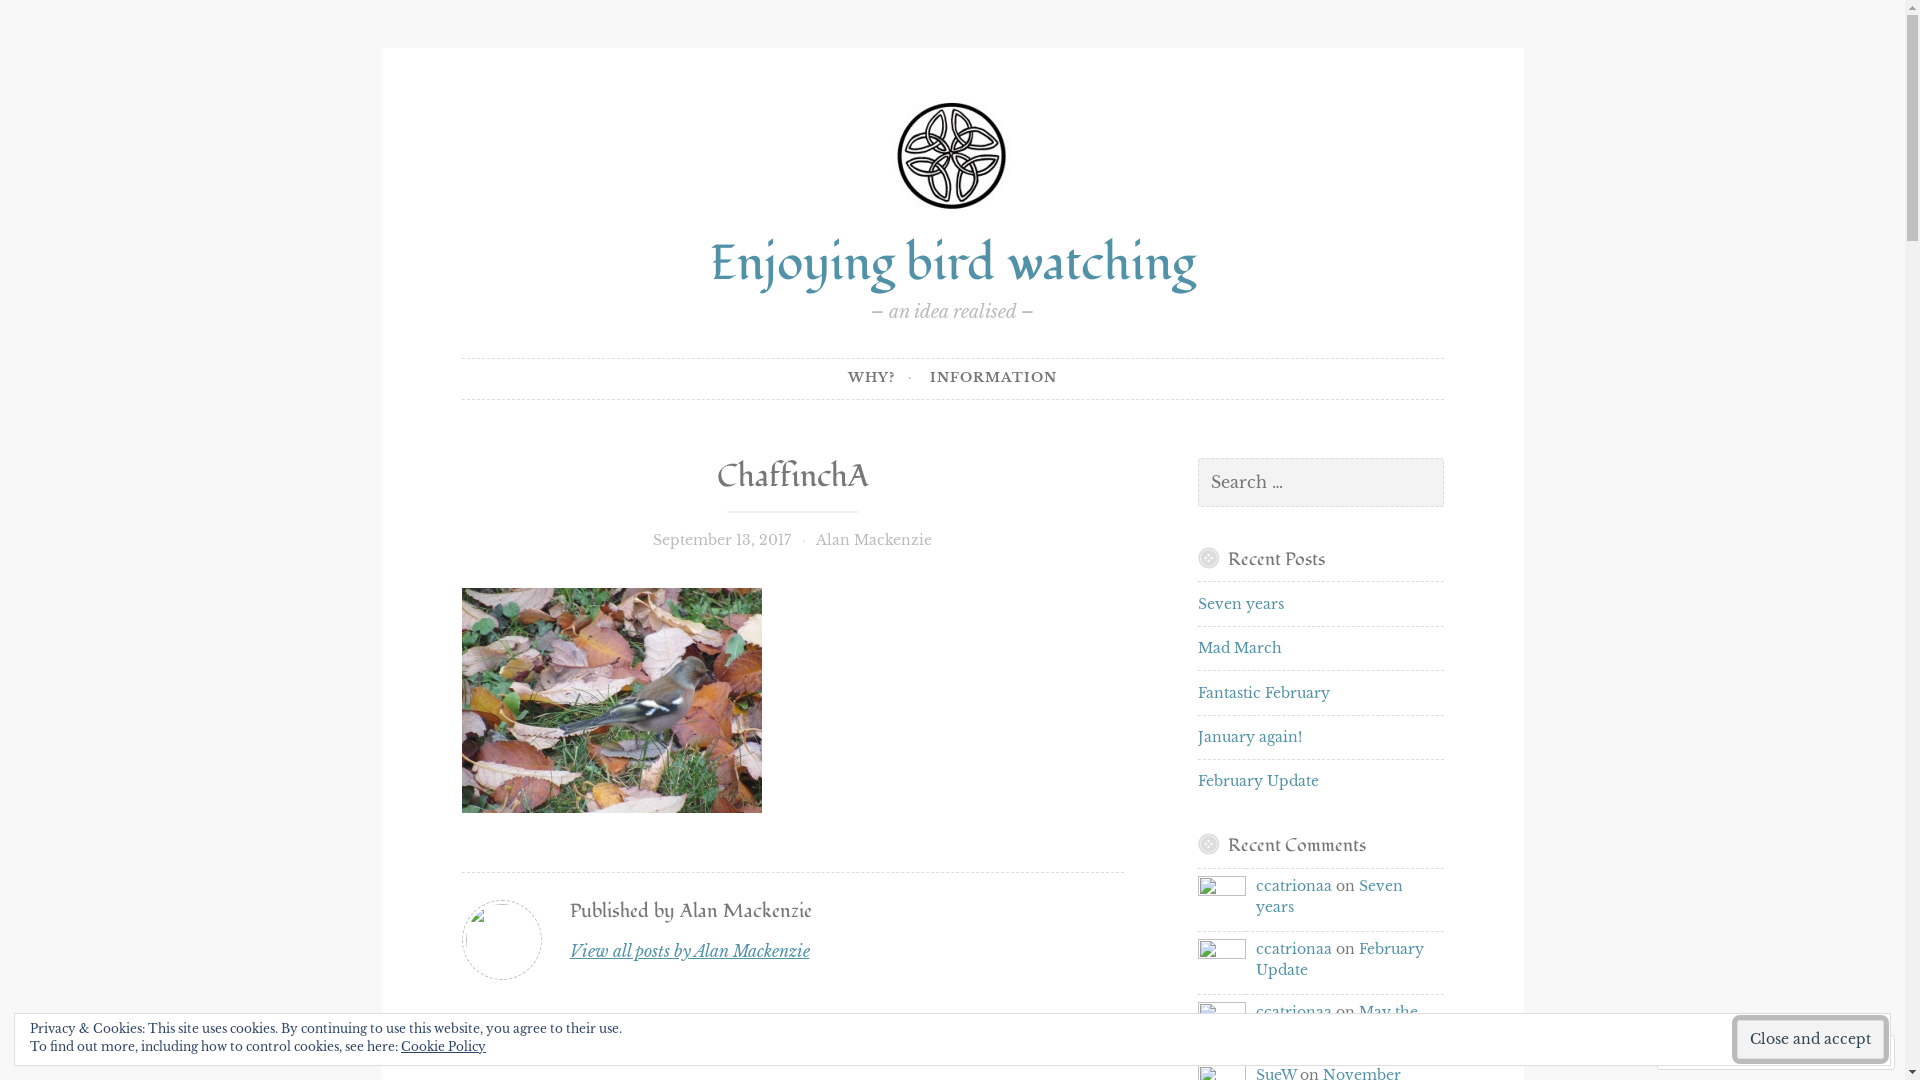  What do you see at coordinates (1198, 779) in the screenshot?
I see `'February Update'` at bounding box center [1198, 779].